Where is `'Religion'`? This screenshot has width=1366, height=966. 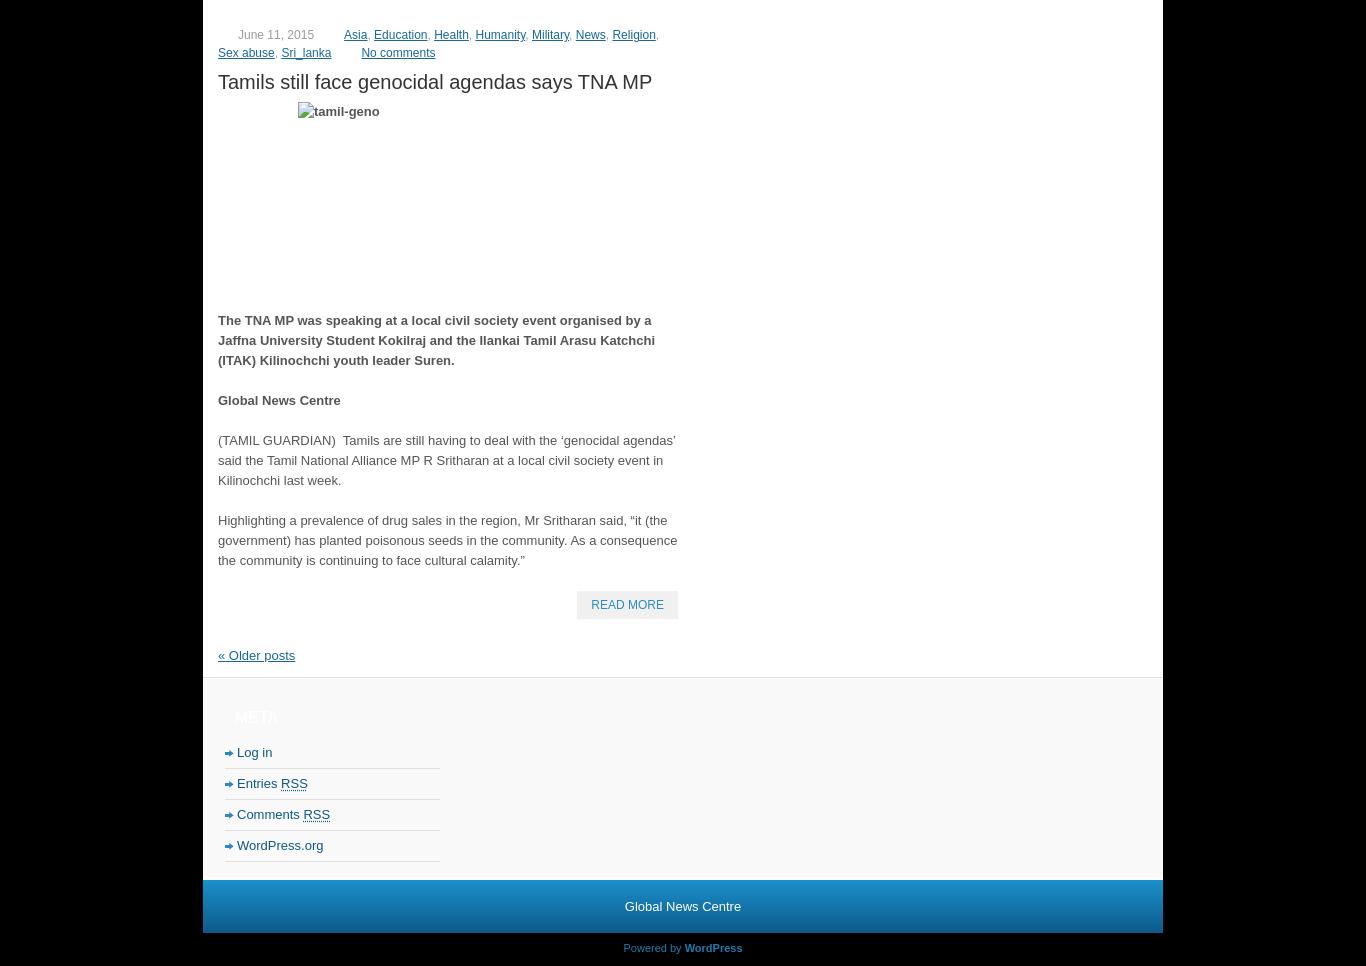 'Religion' is located at coordinates (632, 33).